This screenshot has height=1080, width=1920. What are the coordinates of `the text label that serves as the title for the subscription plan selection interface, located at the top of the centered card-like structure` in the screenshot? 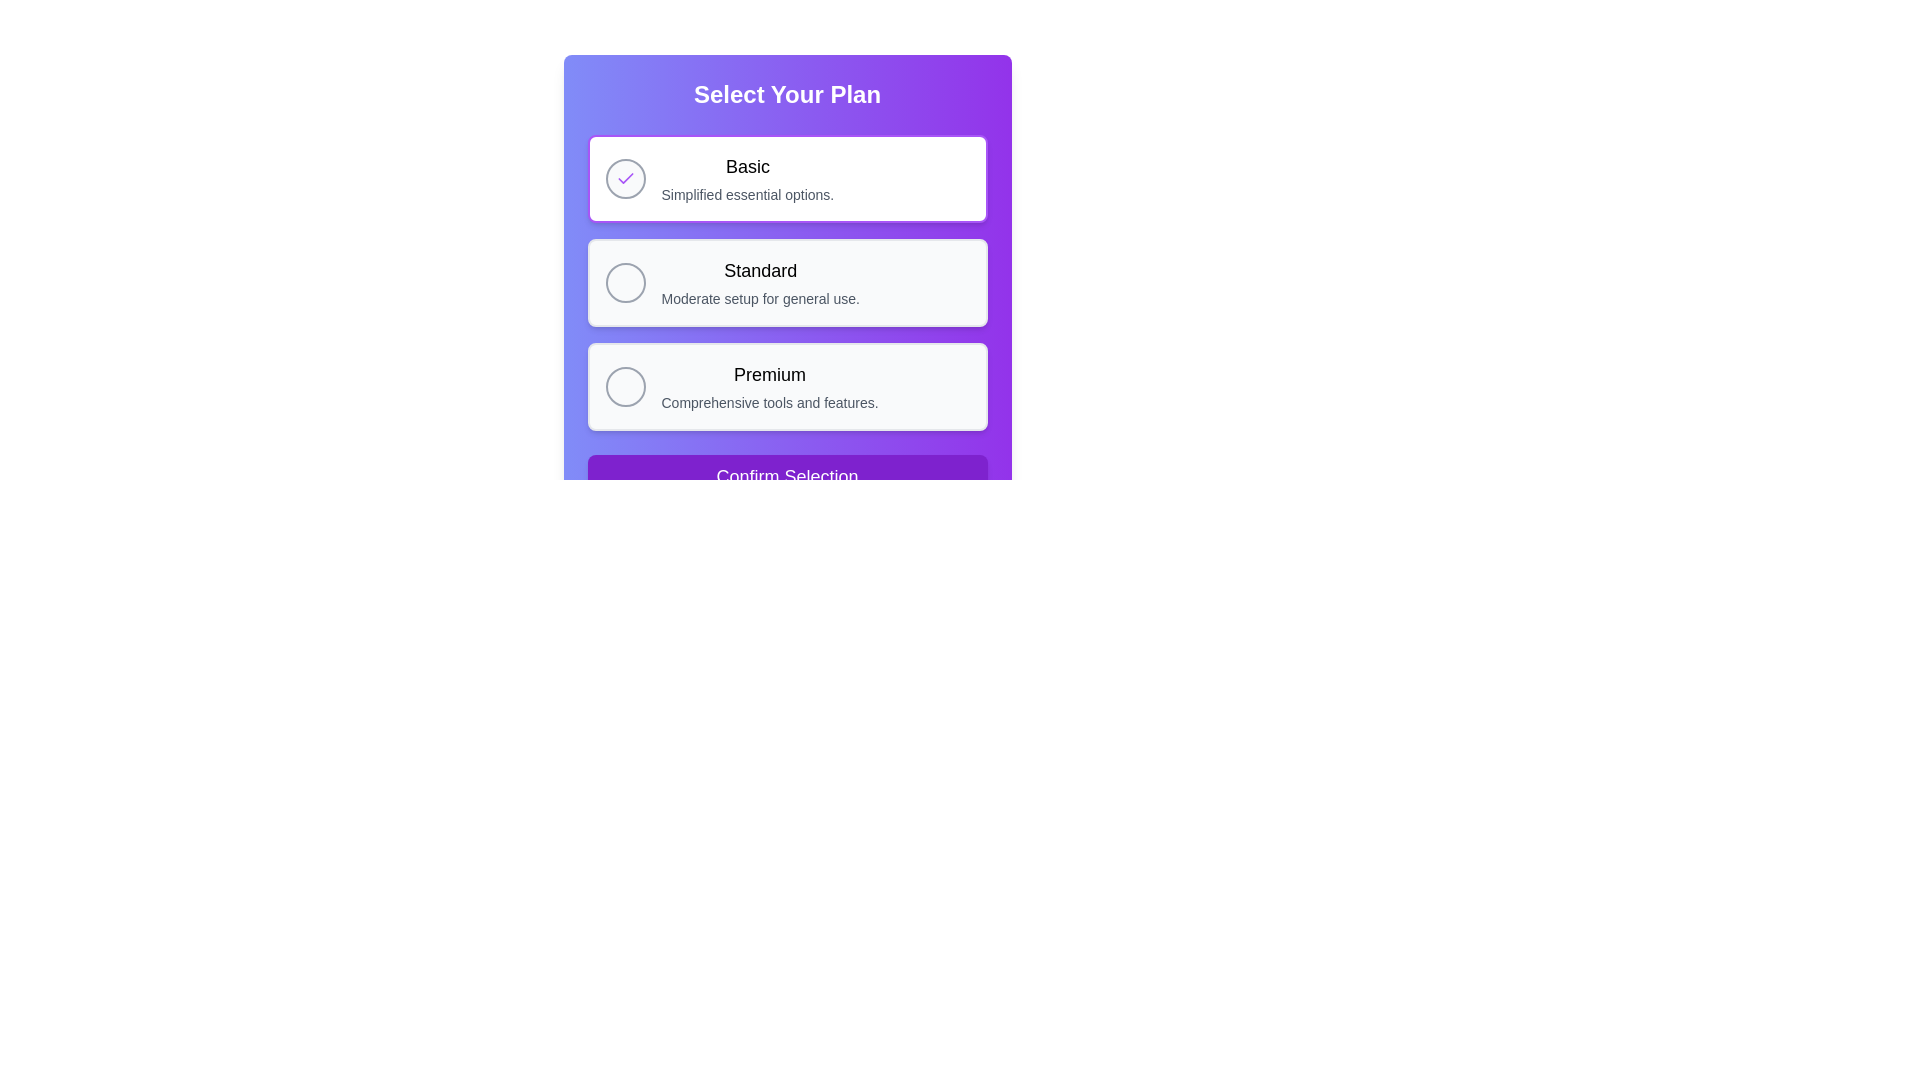 It's located at (786, 95).